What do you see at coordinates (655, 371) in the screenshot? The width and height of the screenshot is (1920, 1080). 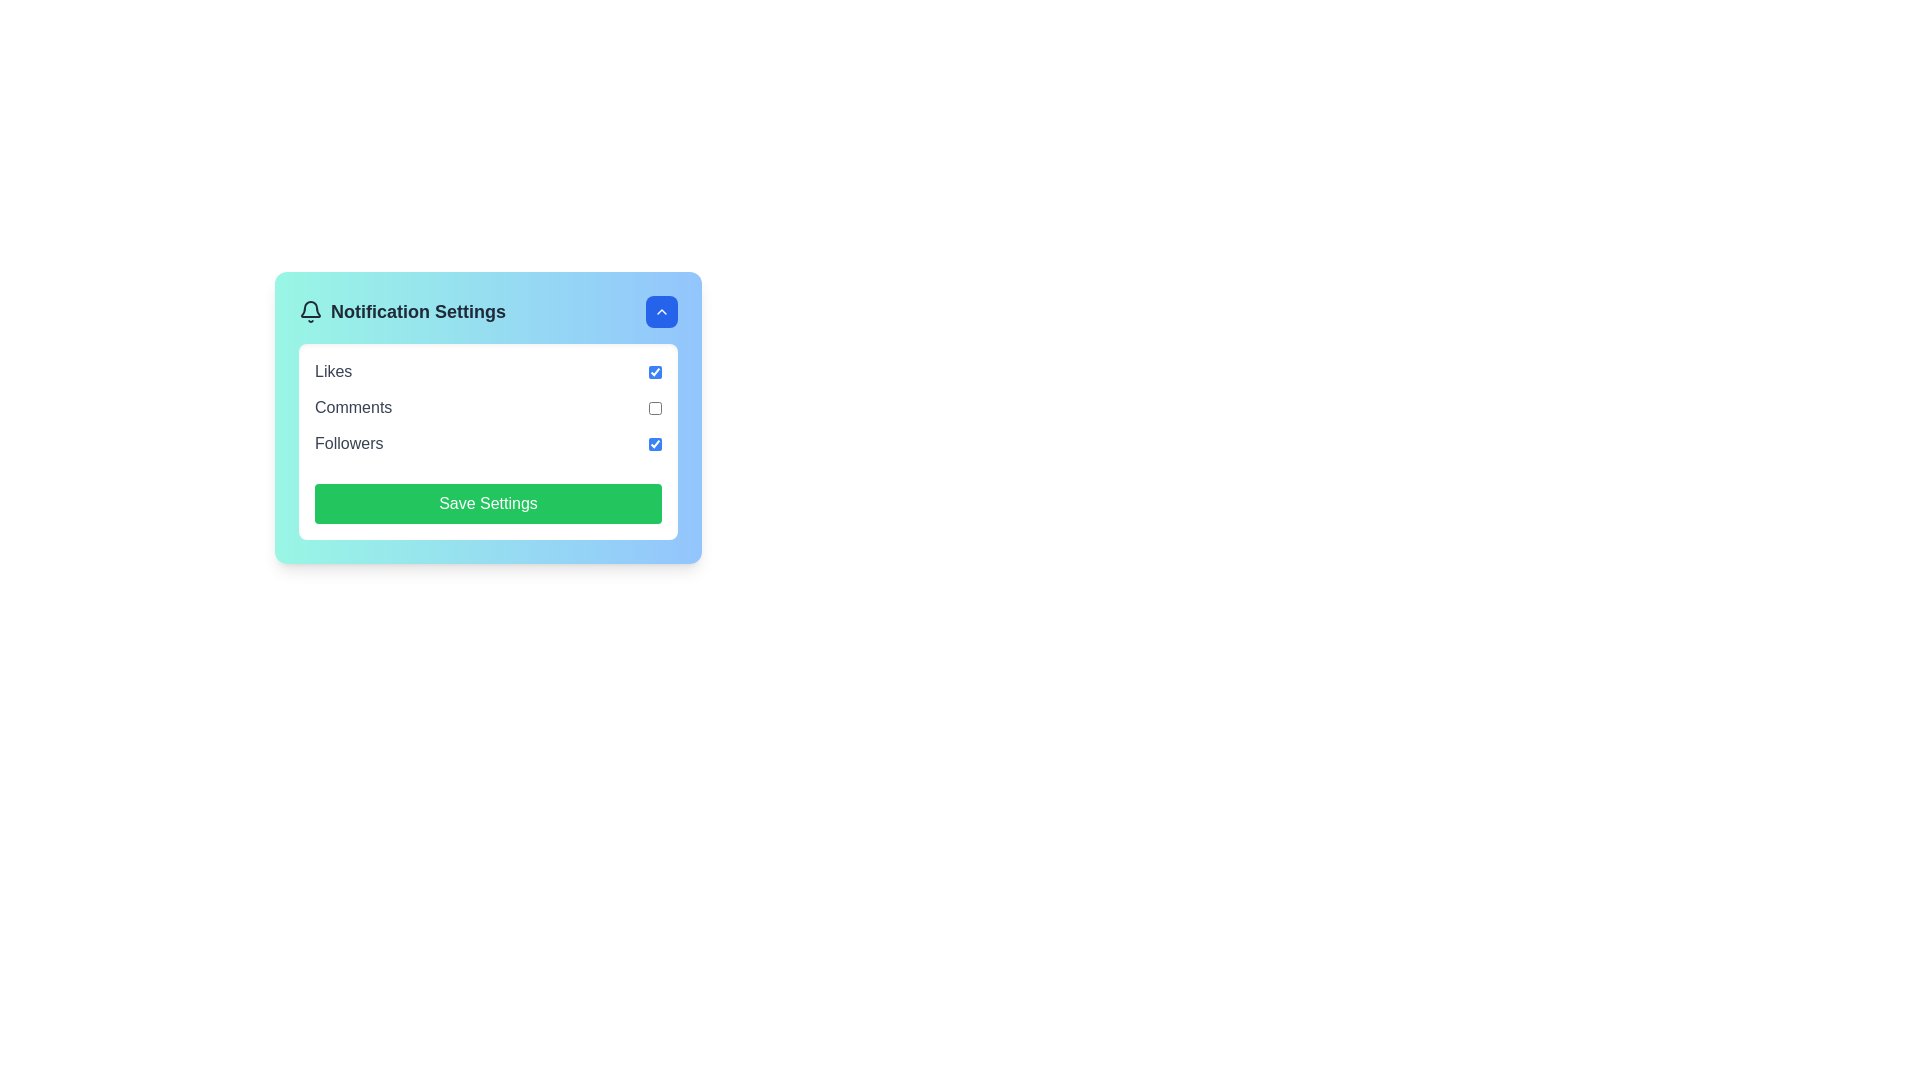 I see `the blue checkbox with rounded corners next to the label 'Likes'` at bounding box center [655, 371].